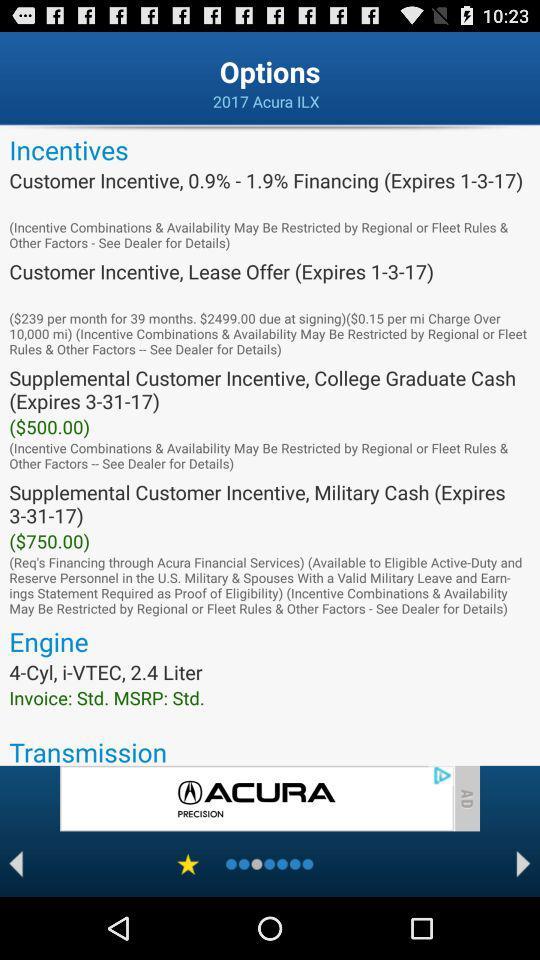 The height and width of the screenshot is (960, 540). Describe the element at coordinates (15, 924) in the screenshot. I see `the arrow_backward icon` at that location.